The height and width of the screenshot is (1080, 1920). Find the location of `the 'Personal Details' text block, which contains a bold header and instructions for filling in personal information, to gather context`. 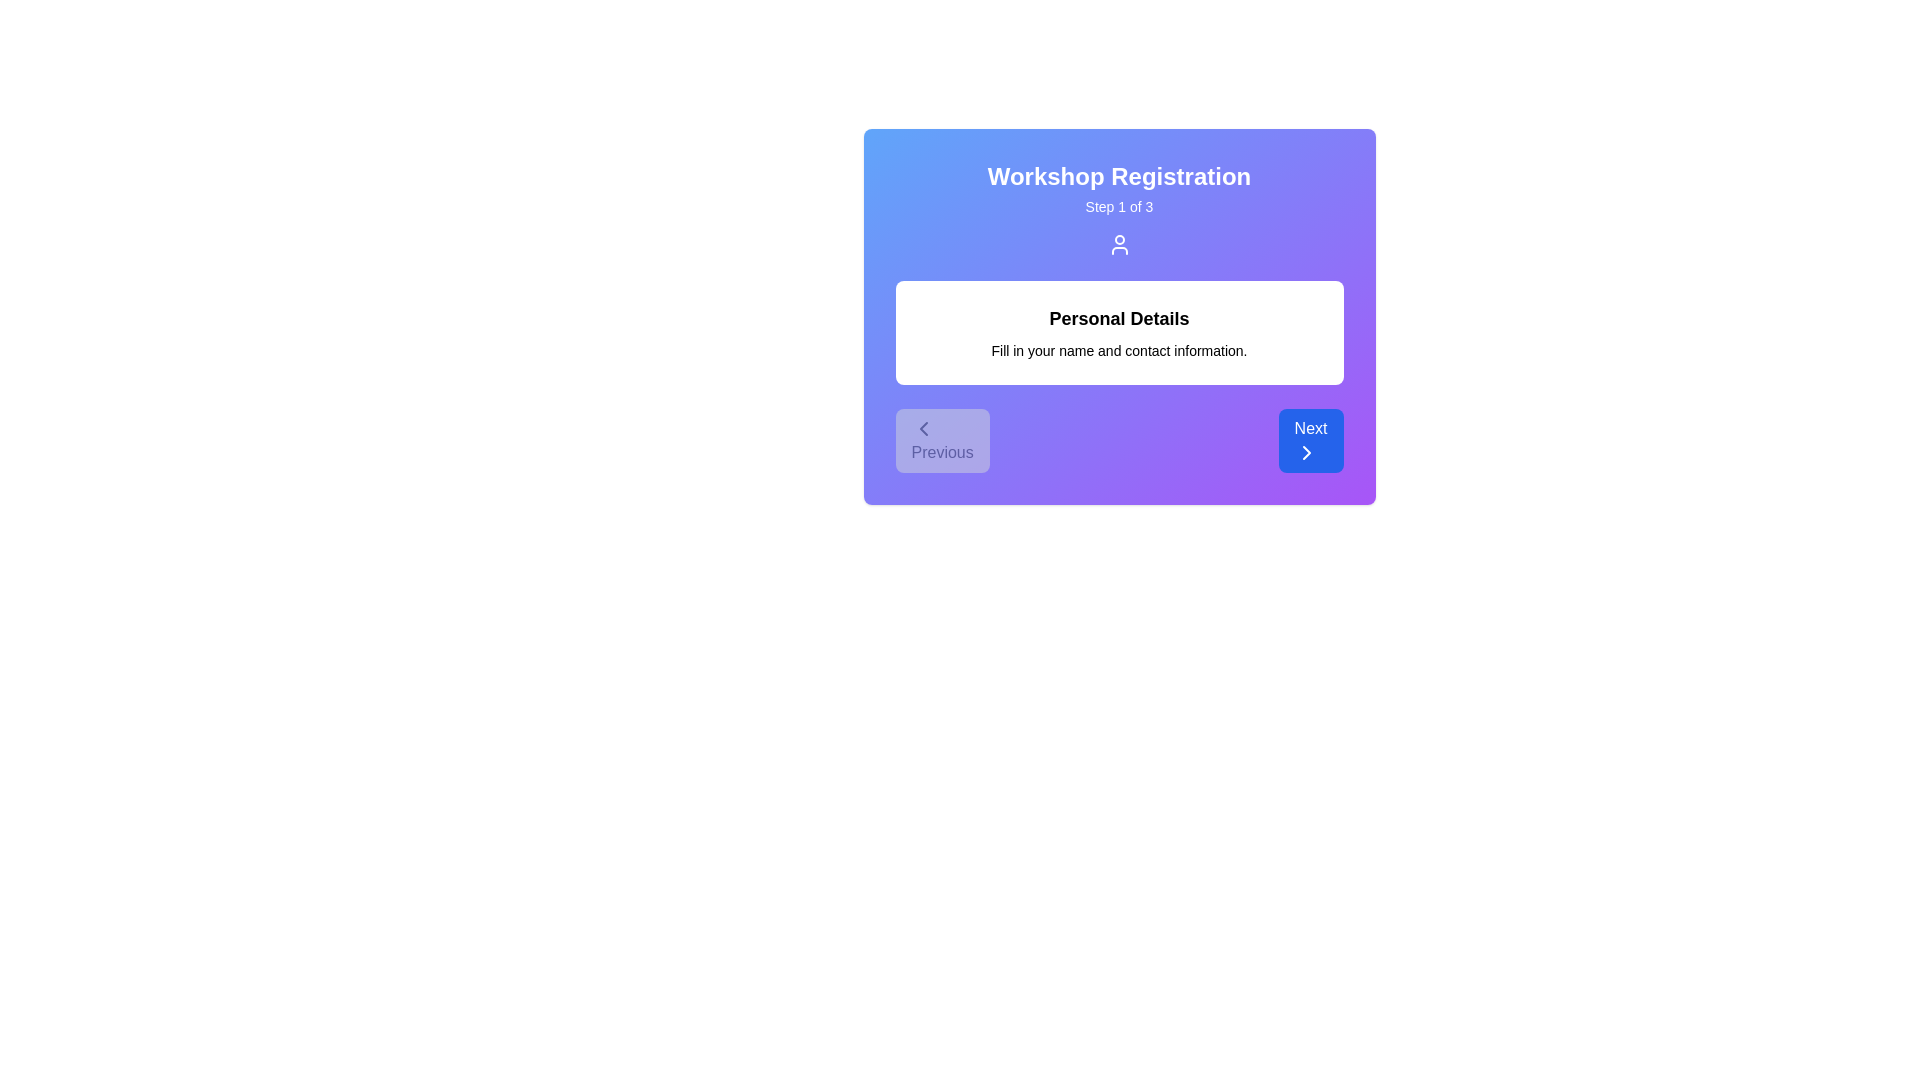

the 'Personal Details' text block, which contains a bold header and instructions for filling in personal information, to gather context is located at coordinates (1118, 331).